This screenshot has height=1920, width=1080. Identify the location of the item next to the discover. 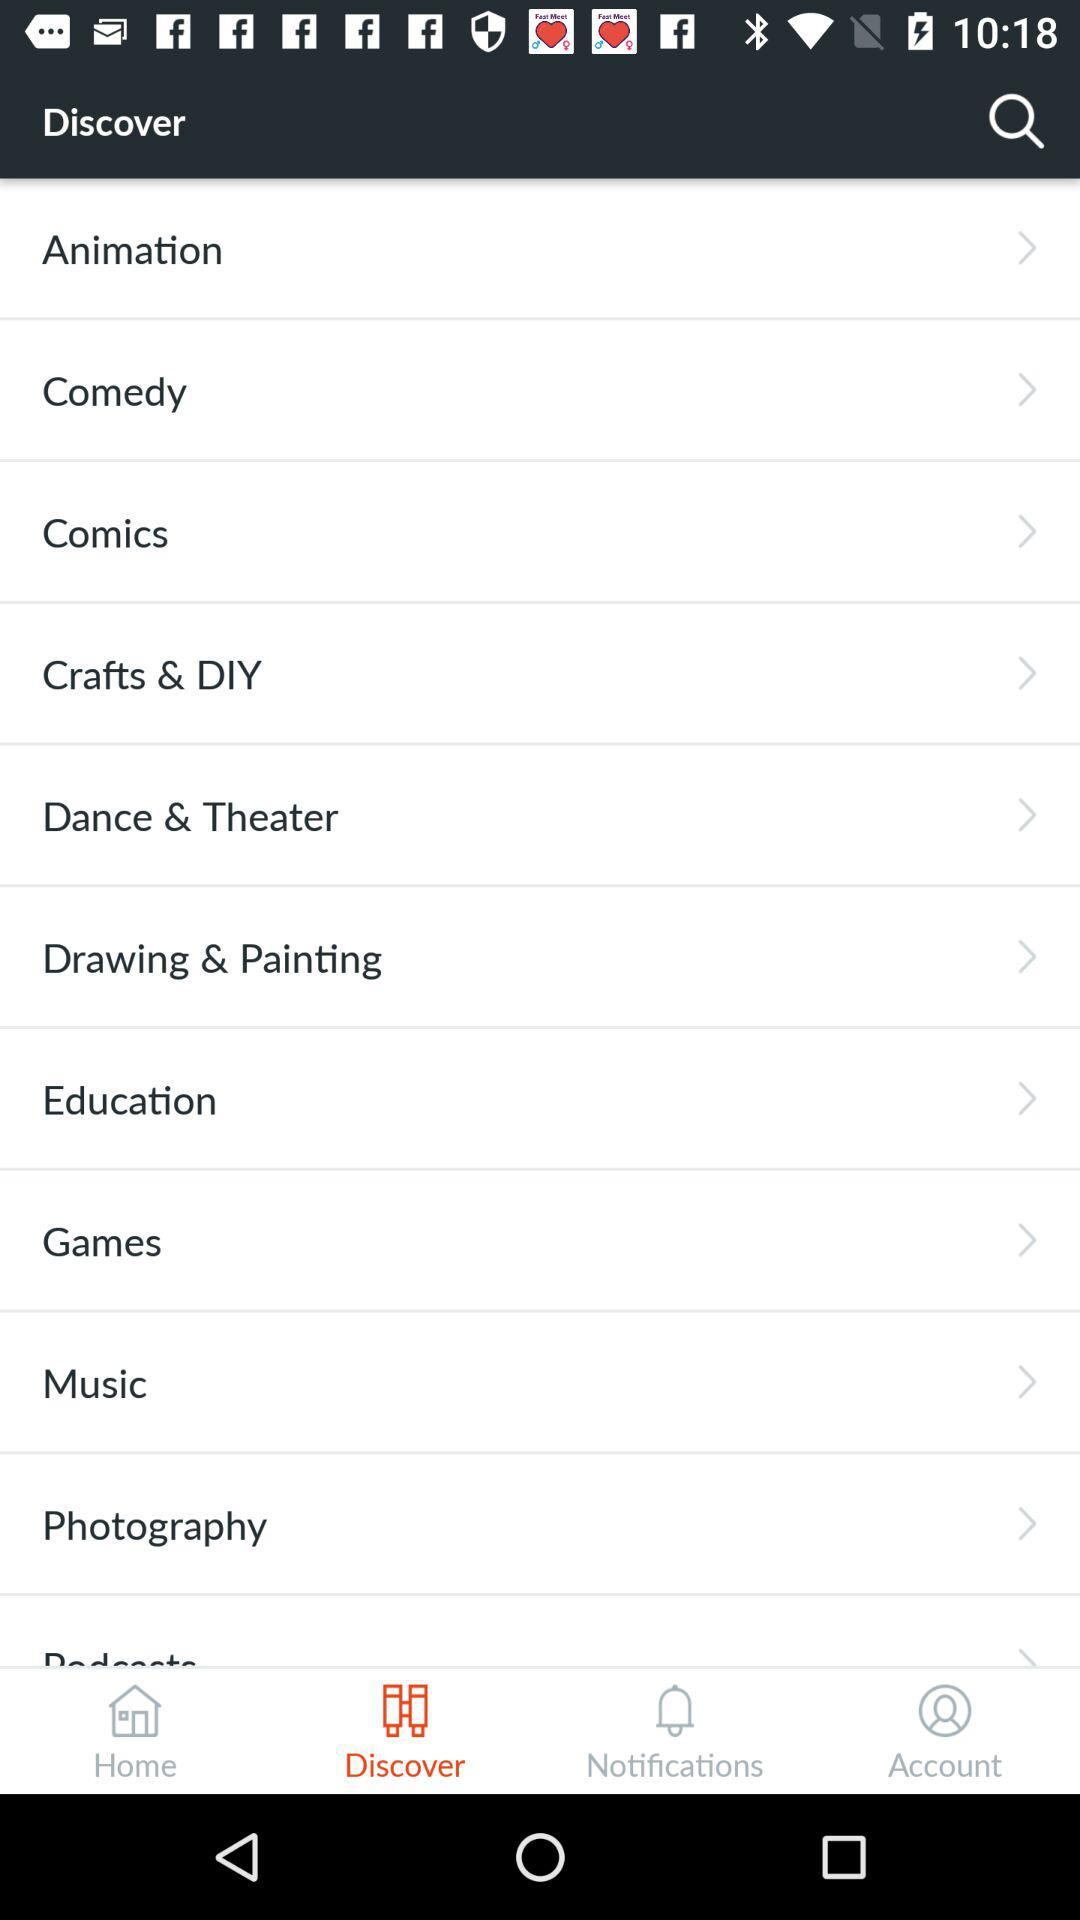
(1017, 119).